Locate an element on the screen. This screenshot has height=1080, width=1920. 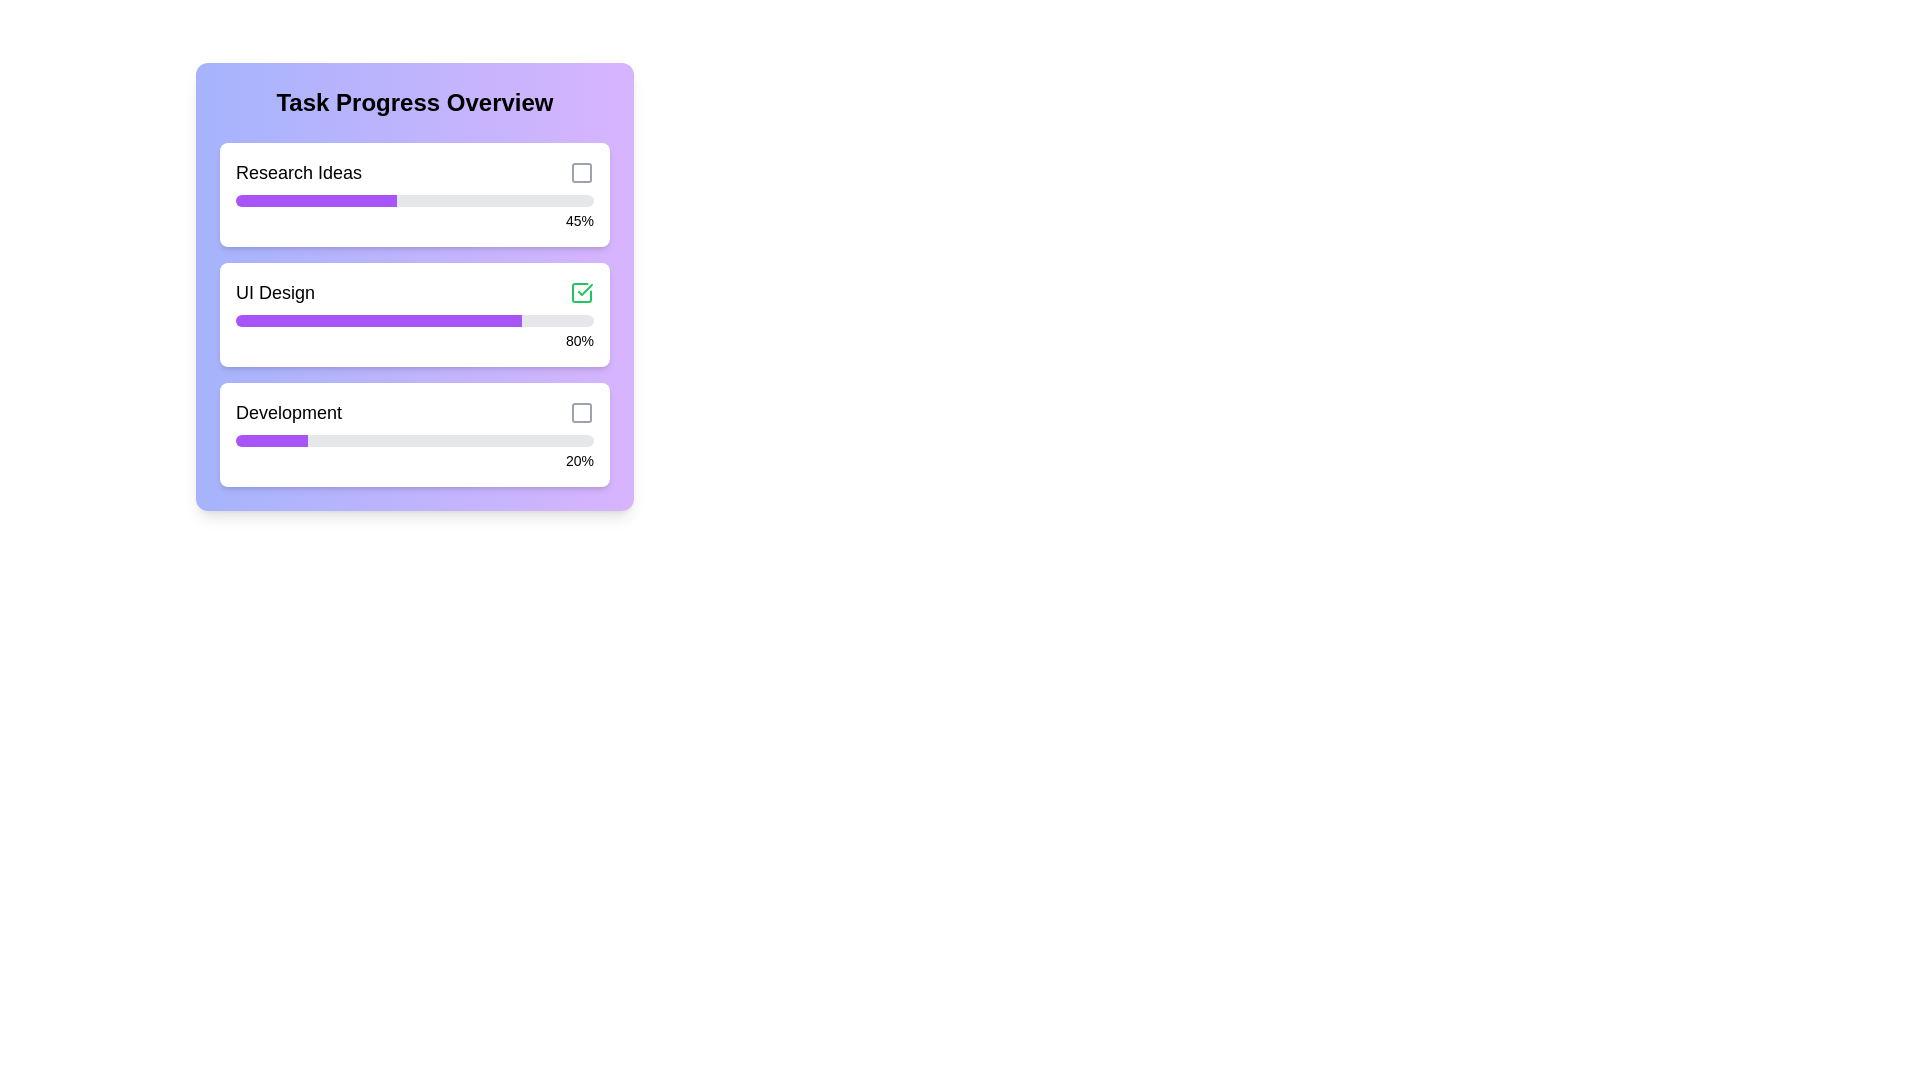
the progress bar indicating 20% development progress, located centrally within the 'Development' card is located at coordinates (413, 439).